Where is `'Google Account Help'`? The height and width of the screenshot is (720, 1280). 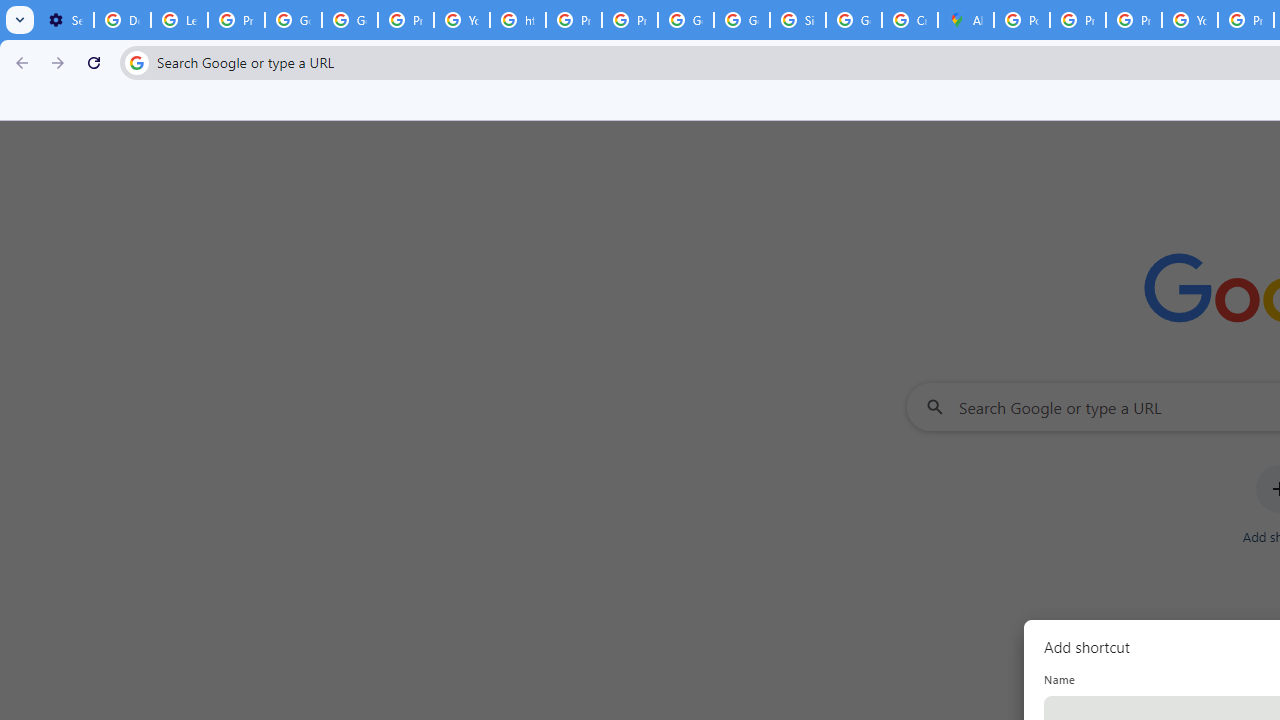
'Google Account Help' is located at coordinates (292, 20).